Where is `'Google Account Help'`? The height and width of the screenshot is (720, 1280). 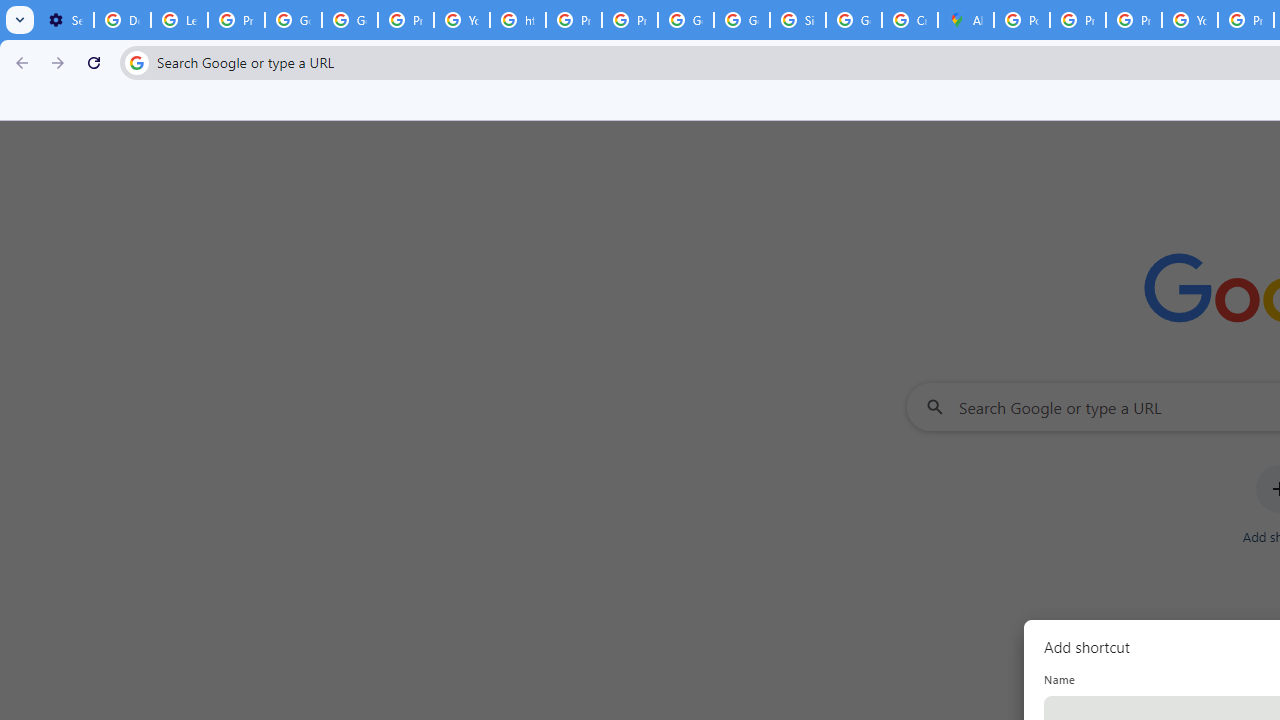
'Google Account Help' is located at coordinates (292, 20).